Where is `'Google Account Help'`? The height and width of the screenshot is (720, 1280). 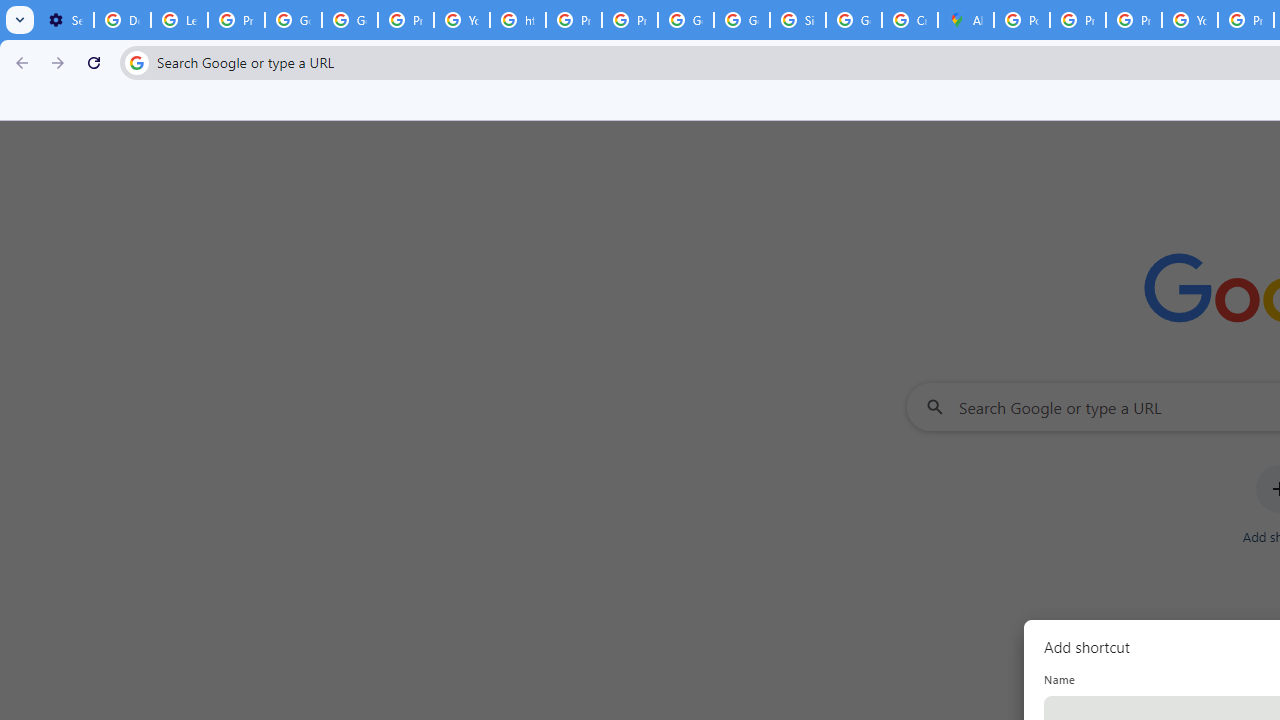
'Google Account Help' is located at coordinates (292, 20).